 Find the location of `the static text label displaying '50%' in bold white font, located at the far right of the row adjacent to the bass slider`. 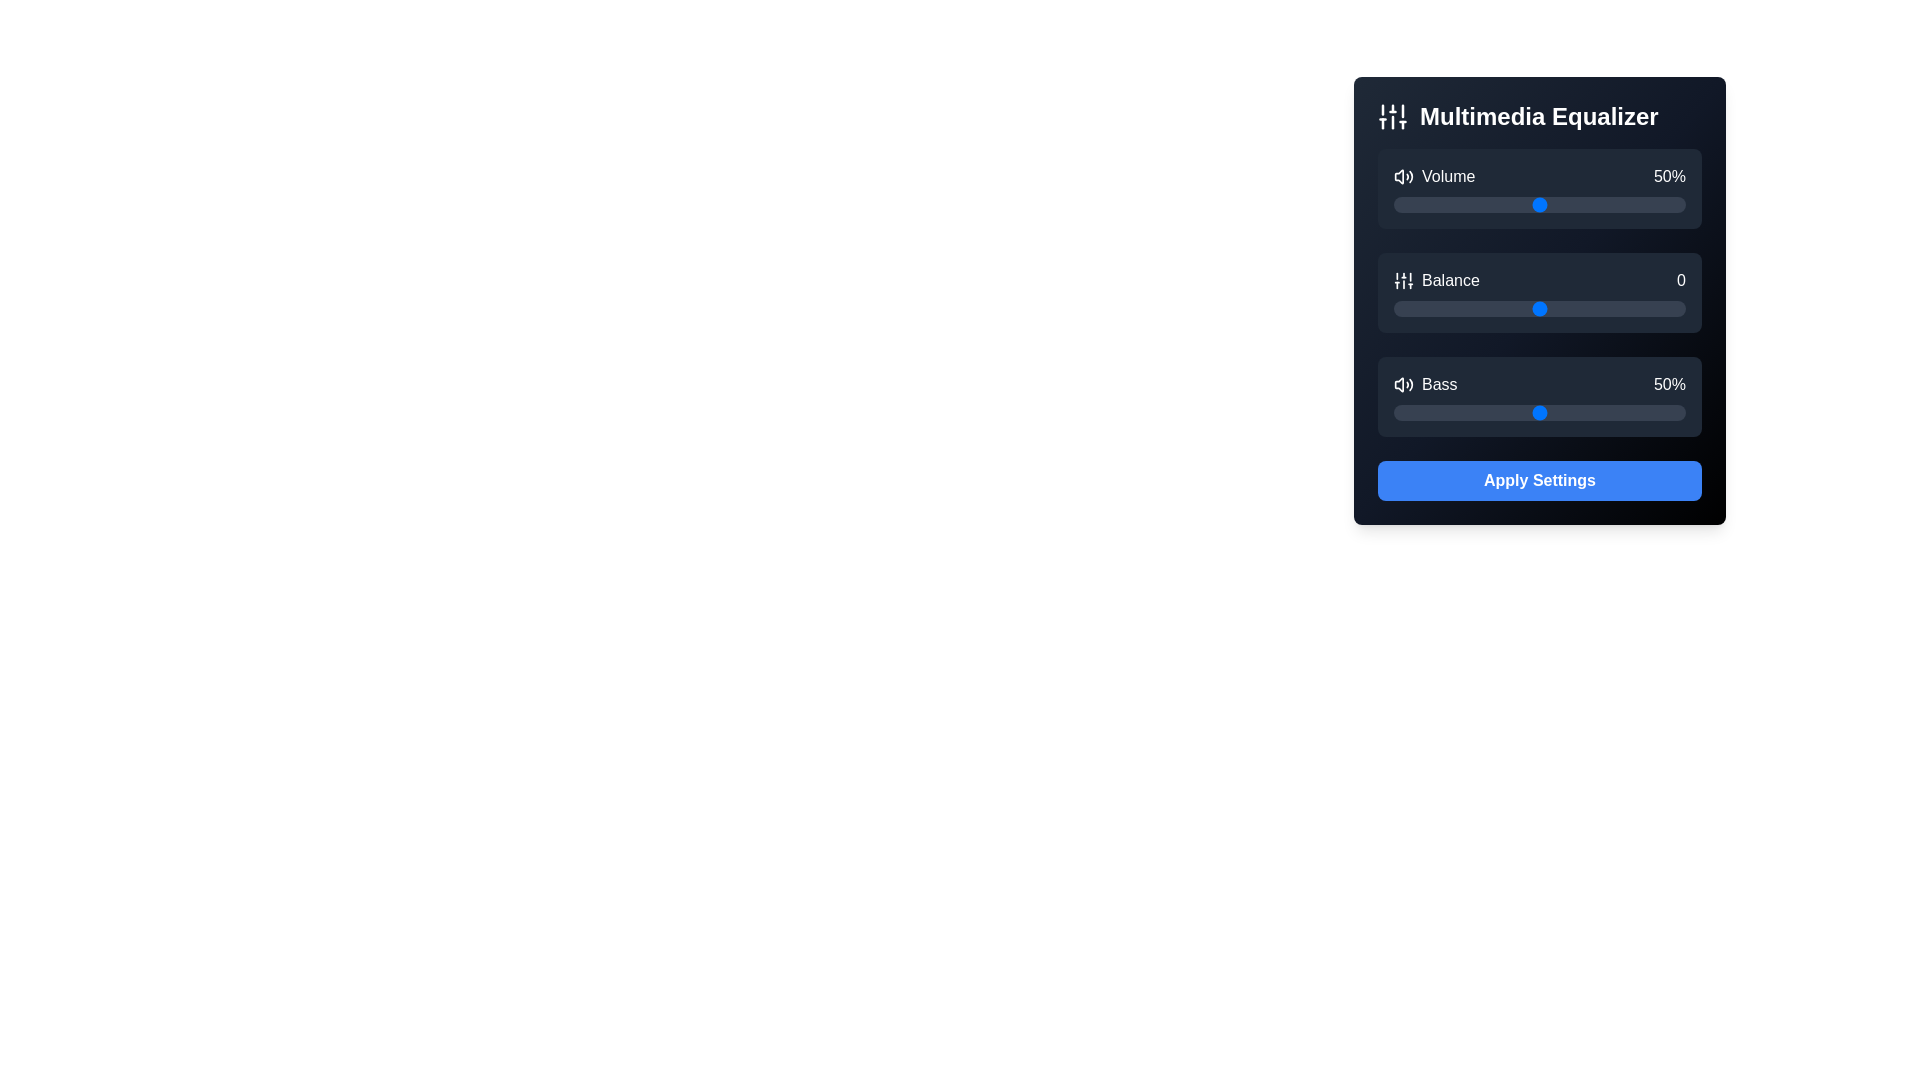

the static text label displaying '50%' in bold white font, located at the far right of the row adjacent to the bass slider is located at coordinates (1670, 385).